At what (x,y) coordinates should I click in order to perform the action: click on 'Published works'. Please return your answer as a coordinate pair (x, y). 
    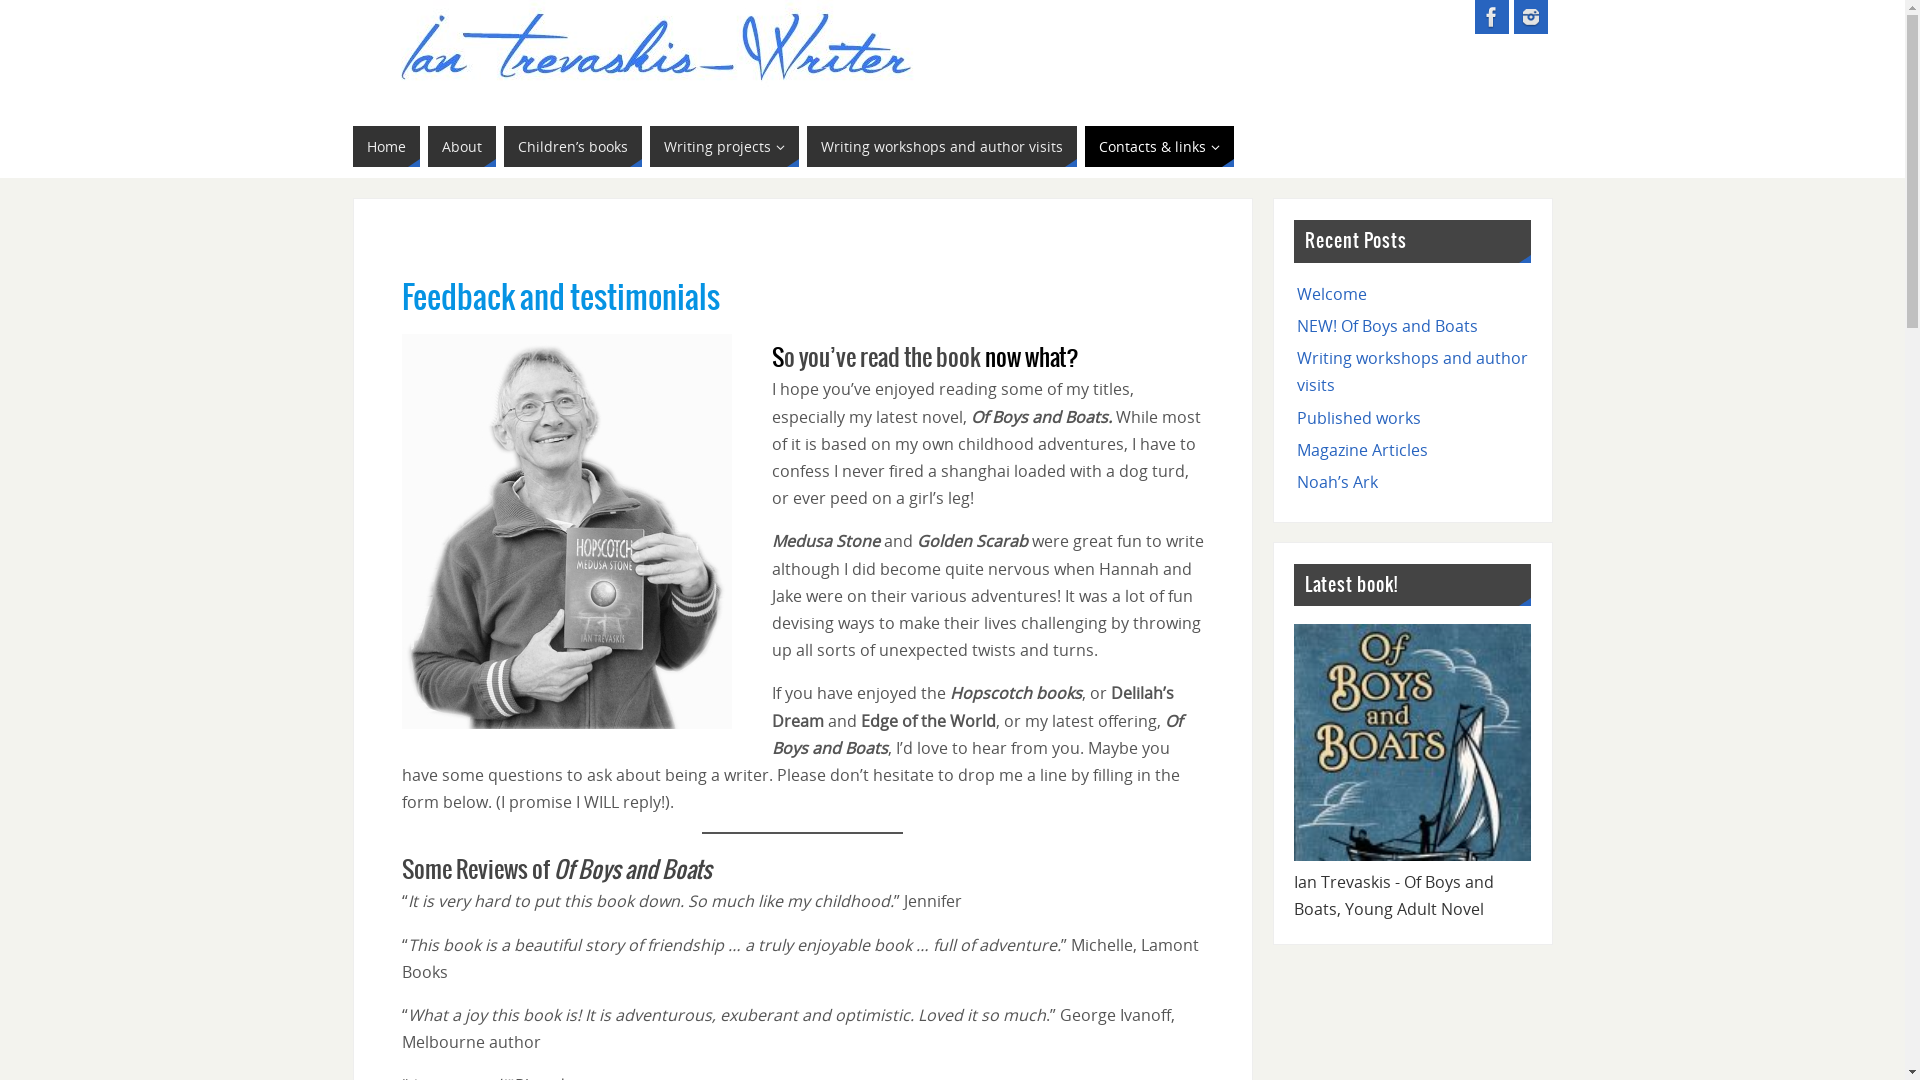
    Looking at the image, I should click on (1358, 416).